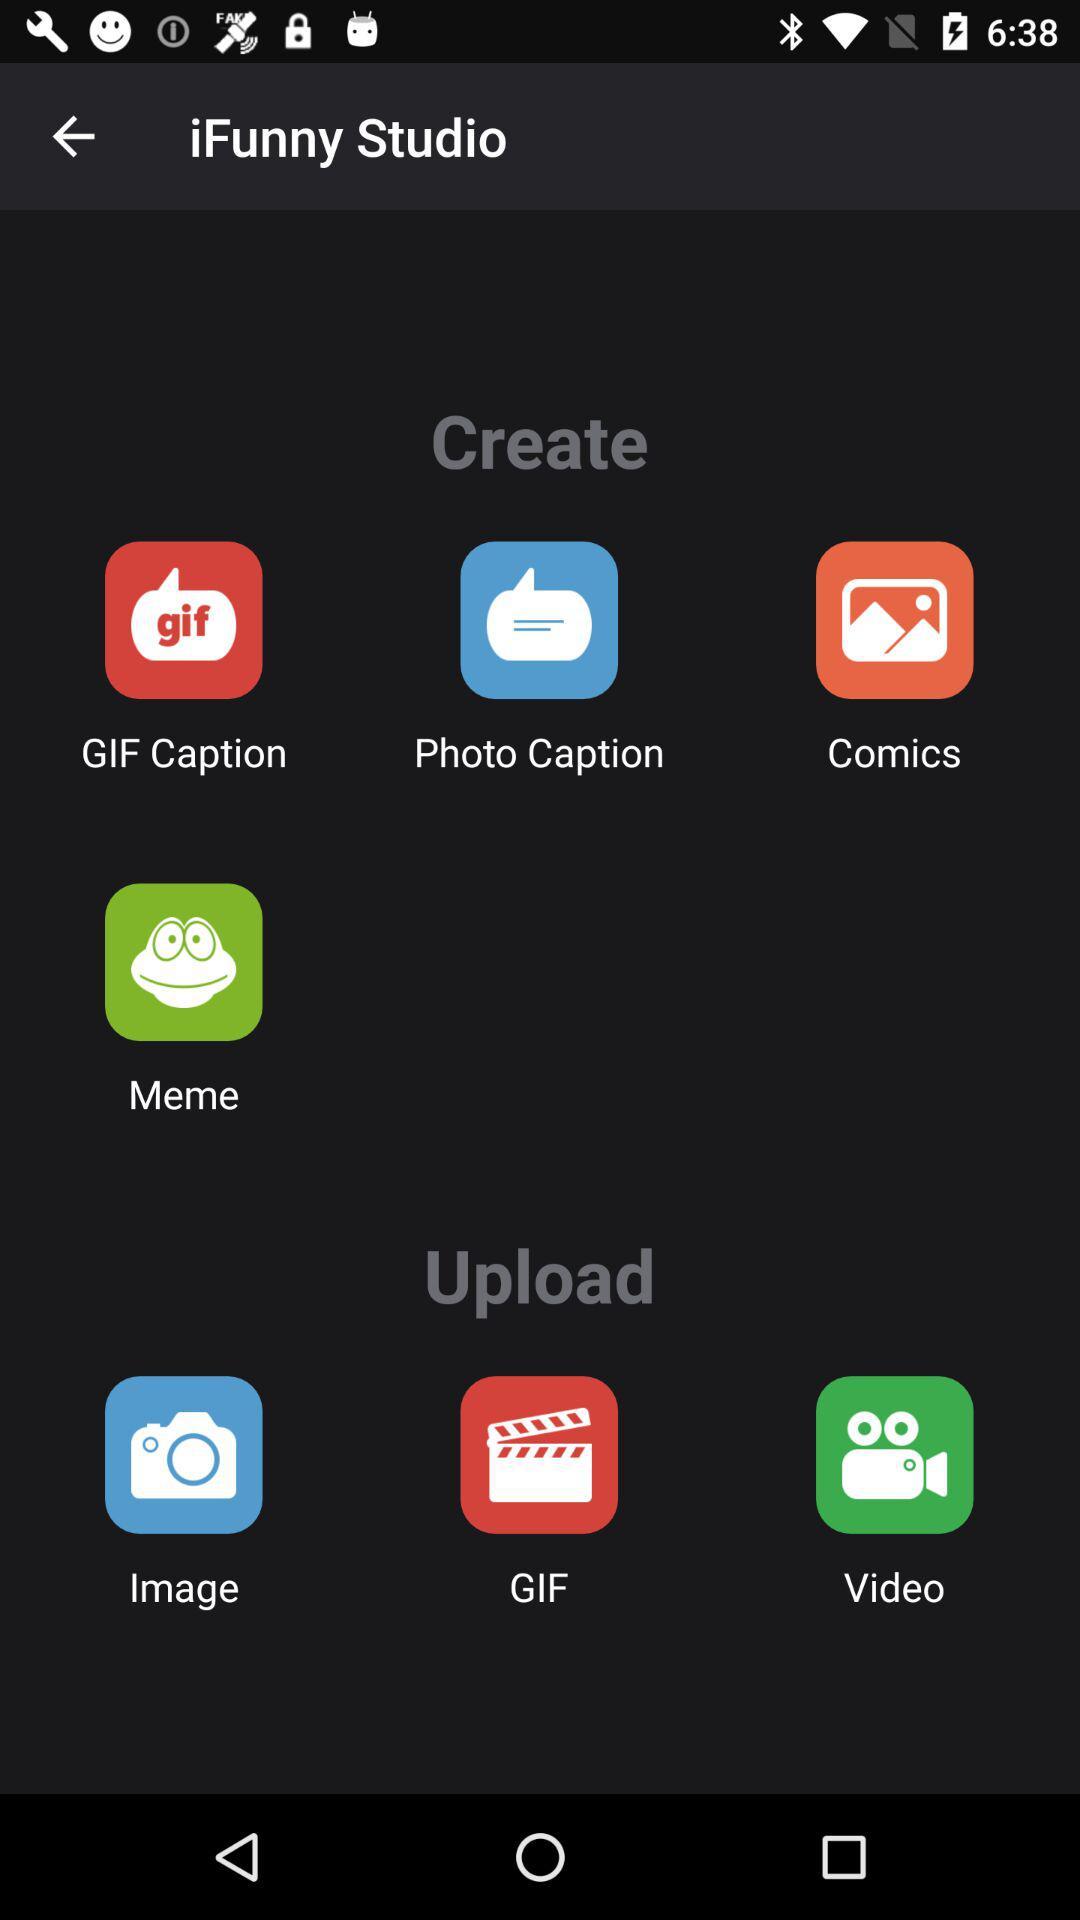 This screenshot has width=1080, height=1920. What do you see at coordinates (538, 1454) in the screenshot?
I see `gif` at bounding box center [538, 1454].